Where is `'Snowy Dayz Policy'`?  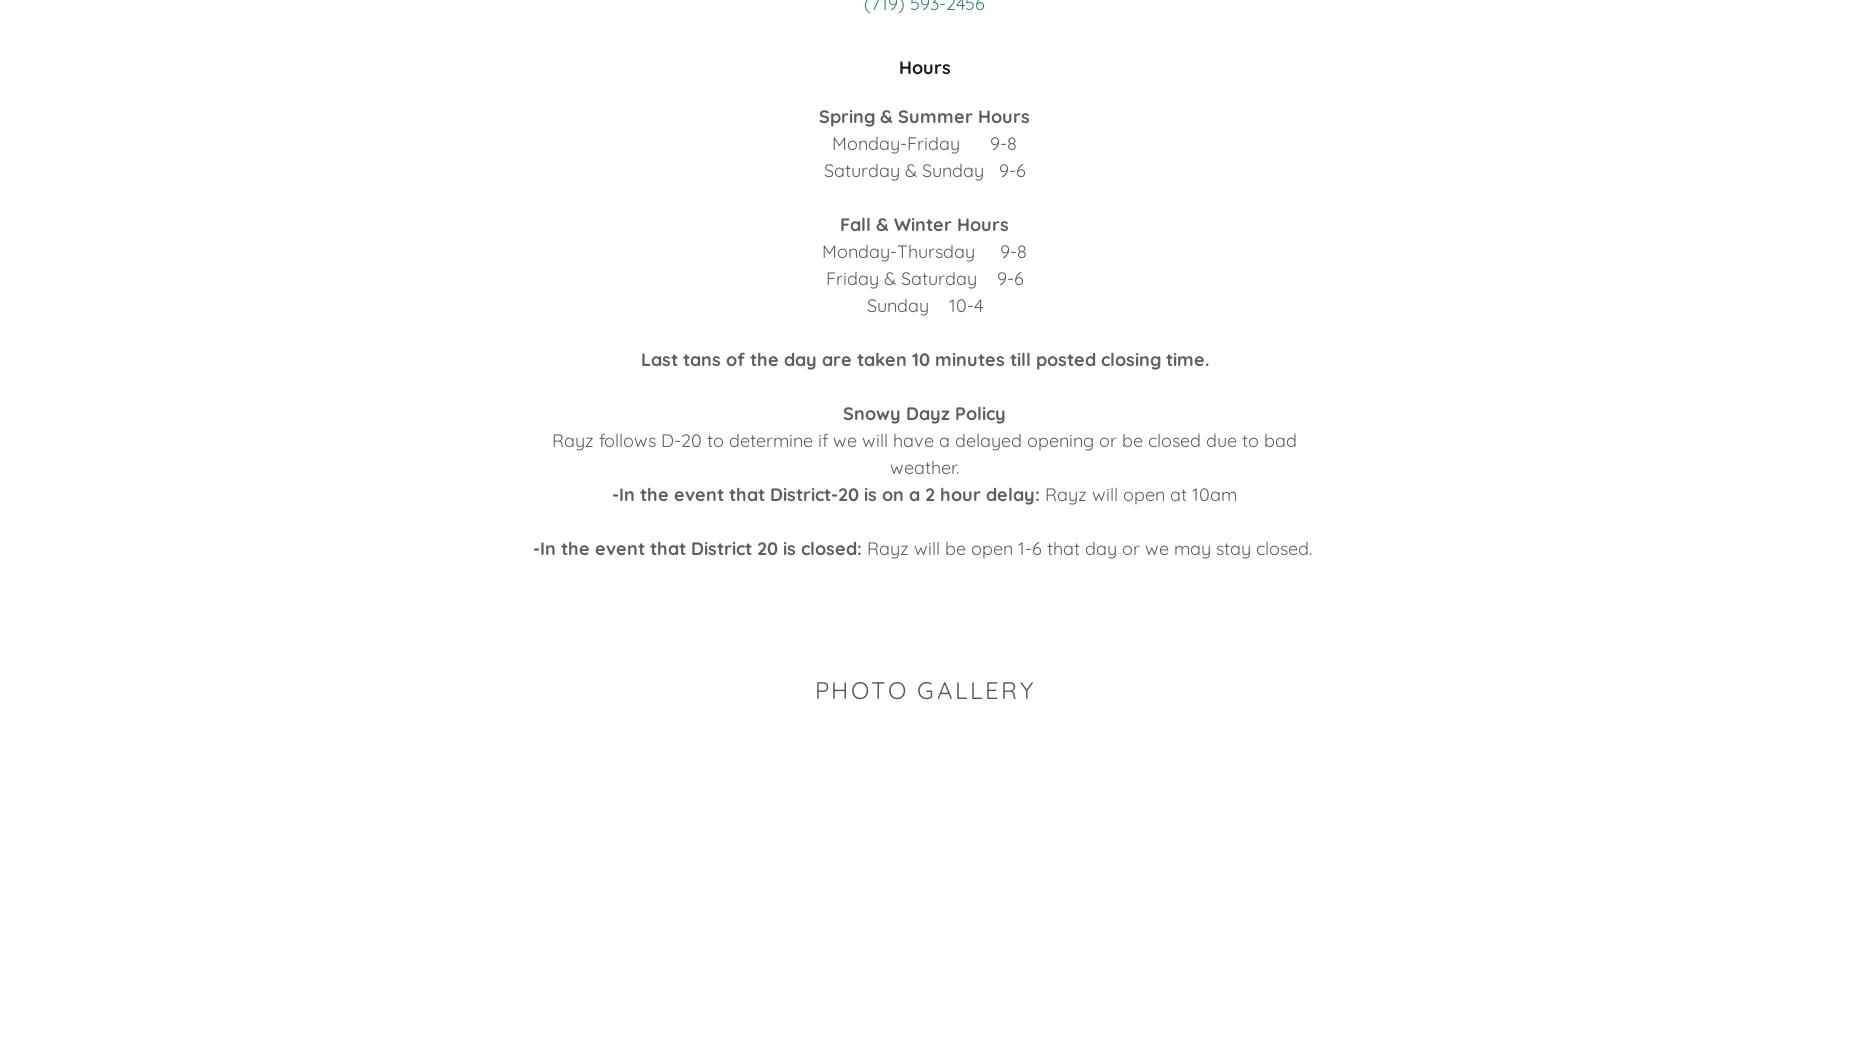
'Snowy Dayz Policy' is located at coordinates (924, 412).